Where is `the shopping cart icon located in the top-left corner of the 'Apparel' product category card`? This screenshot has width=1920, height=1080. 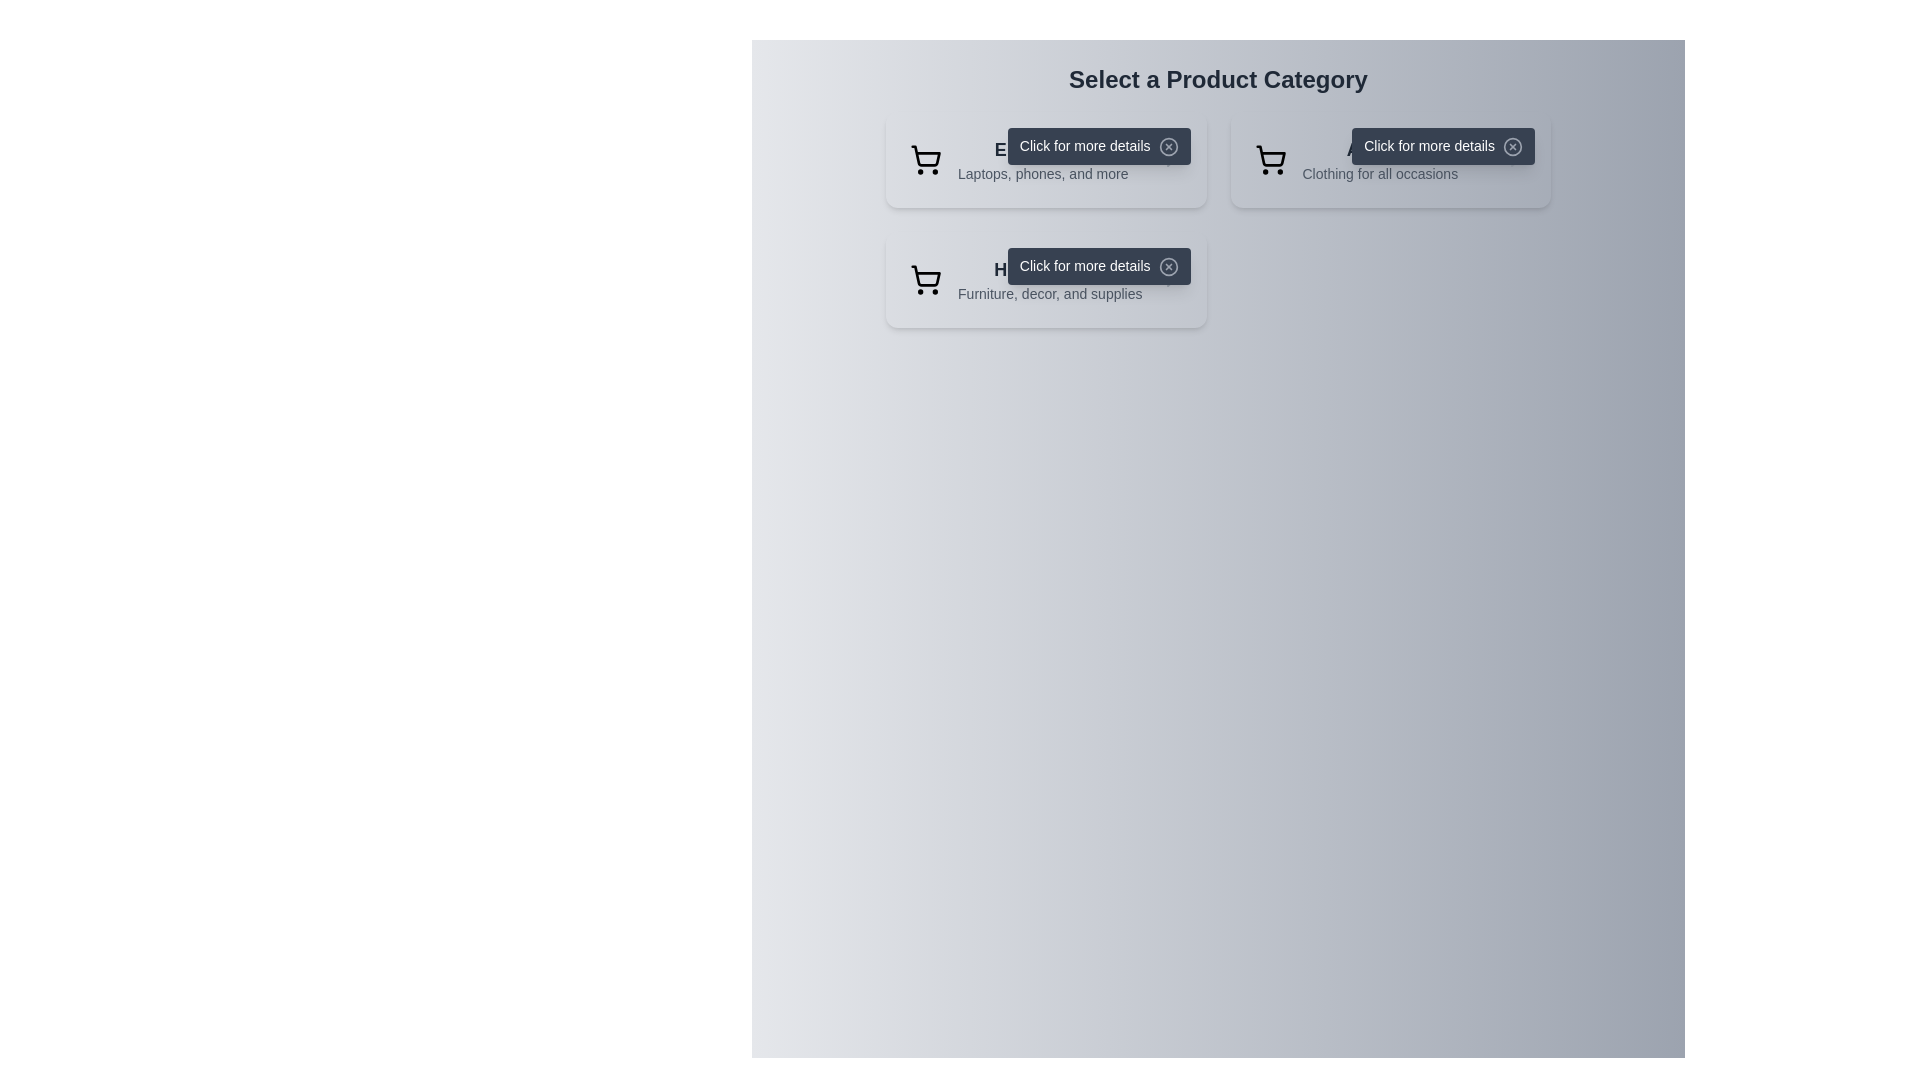 the shopping cart icon located in the top-left corner of the 'Apparel' product category card is located at coordinates (1269, 158).